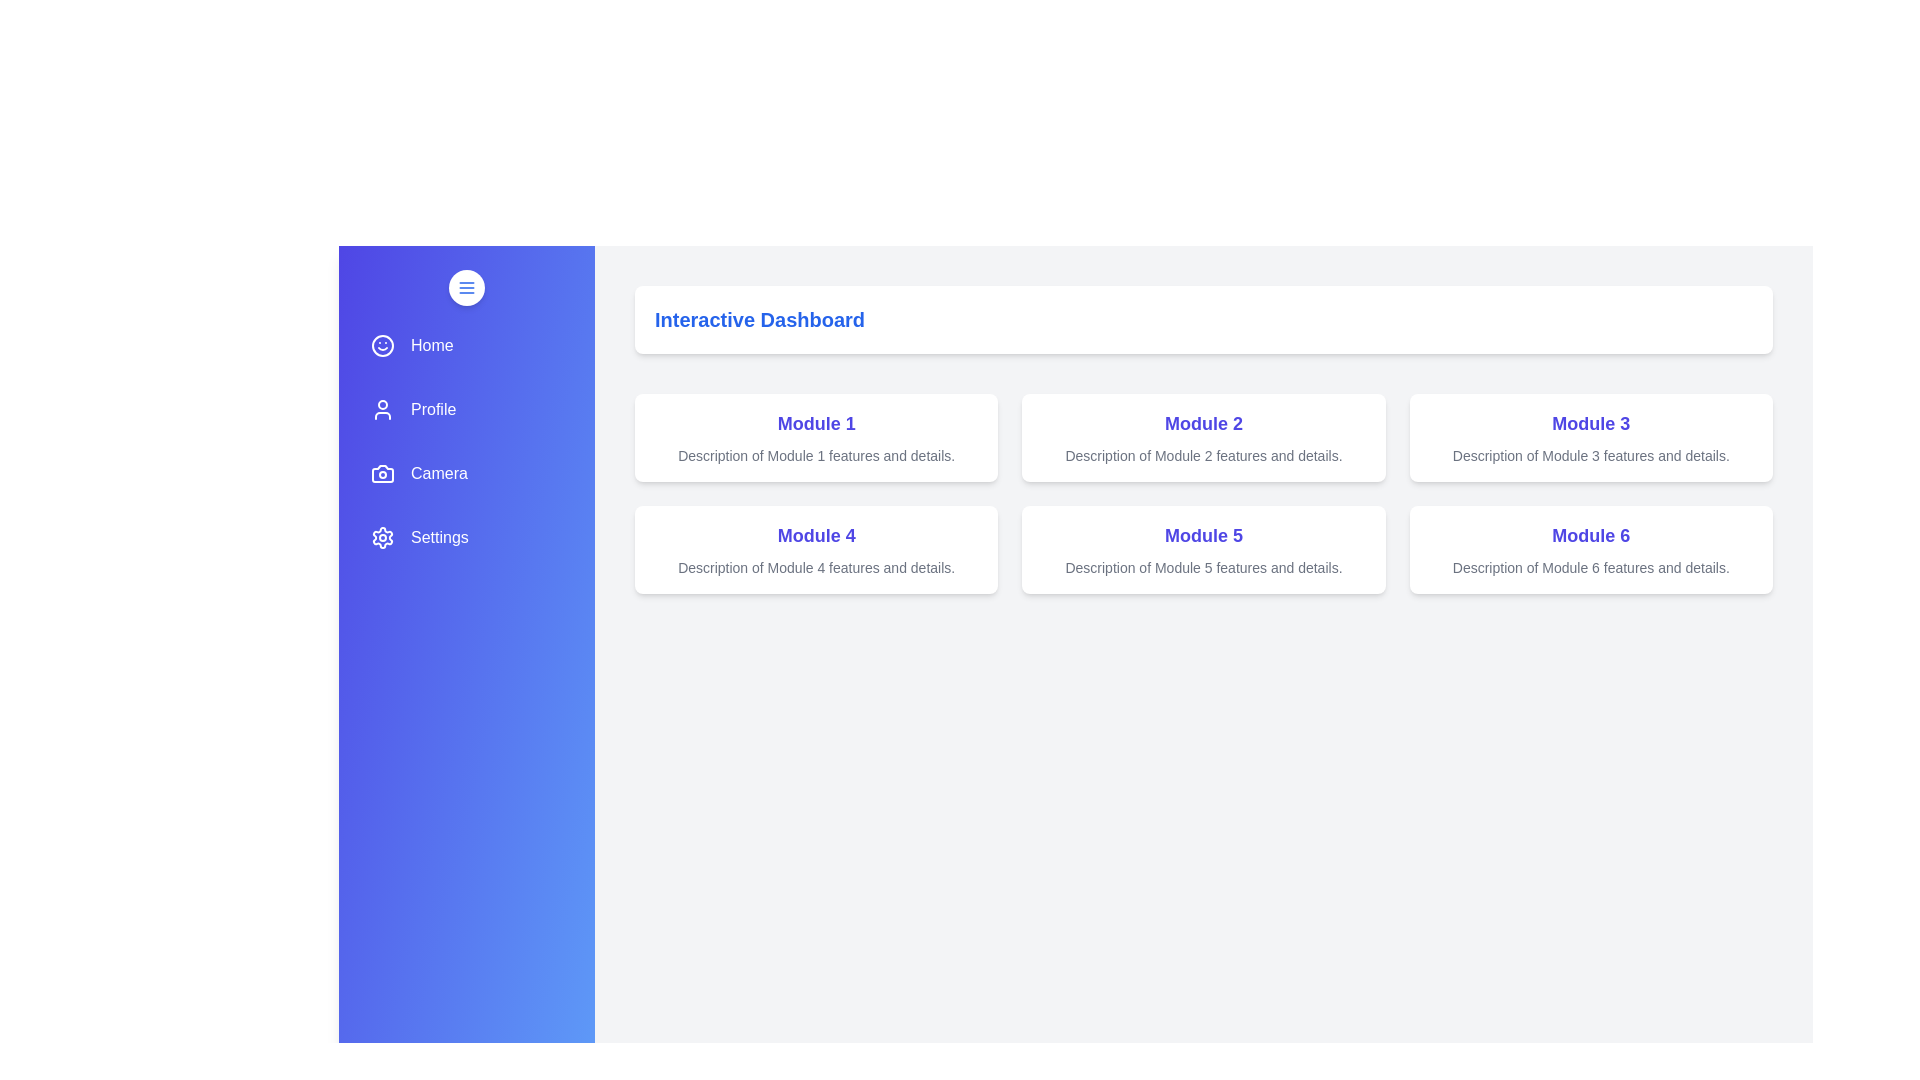 This screenshot has height=1080, width=1920. What do you see at coordinates (465, 474) in the screenshot?
I see `the navigation menu item labeled 'Camera', which is the third item in the vertical menu list located in the left-hand sidebar` at bounding box center [465, 474].